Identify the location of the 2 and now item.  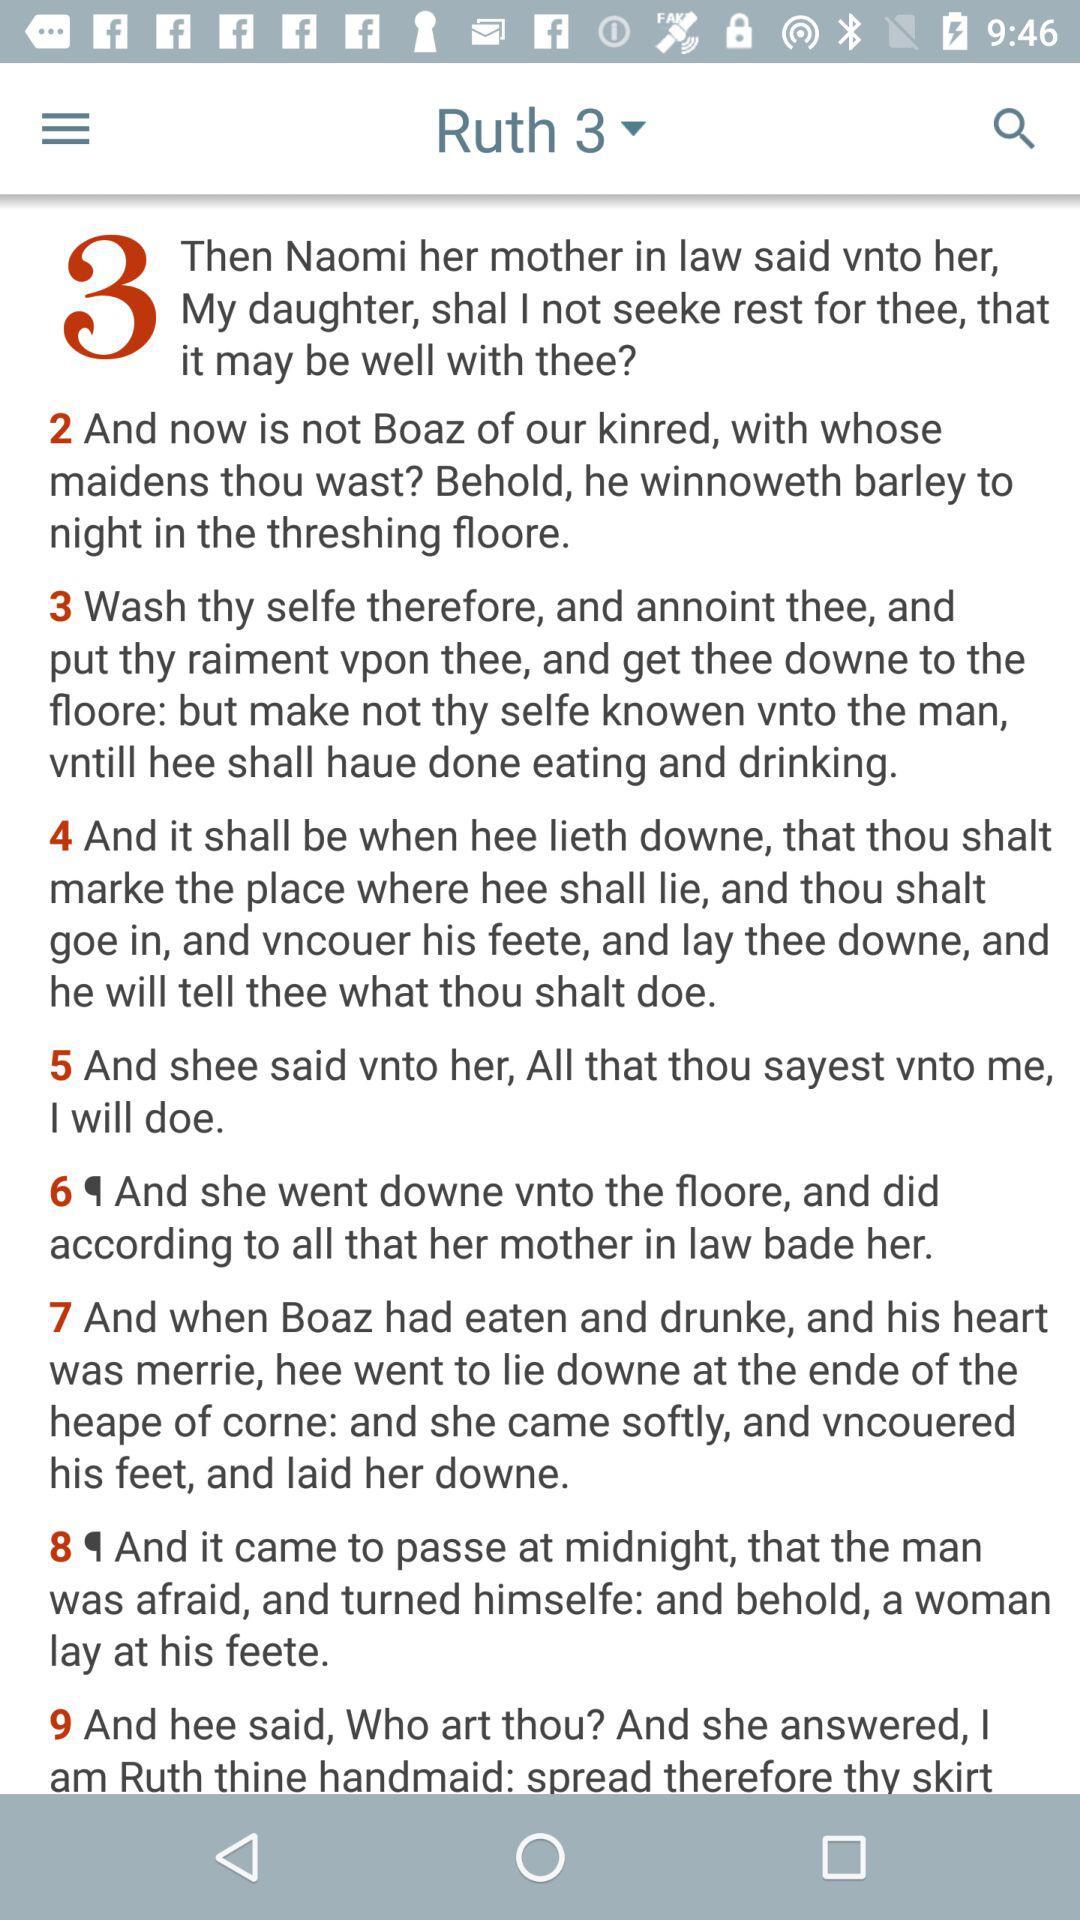
(551, 481).